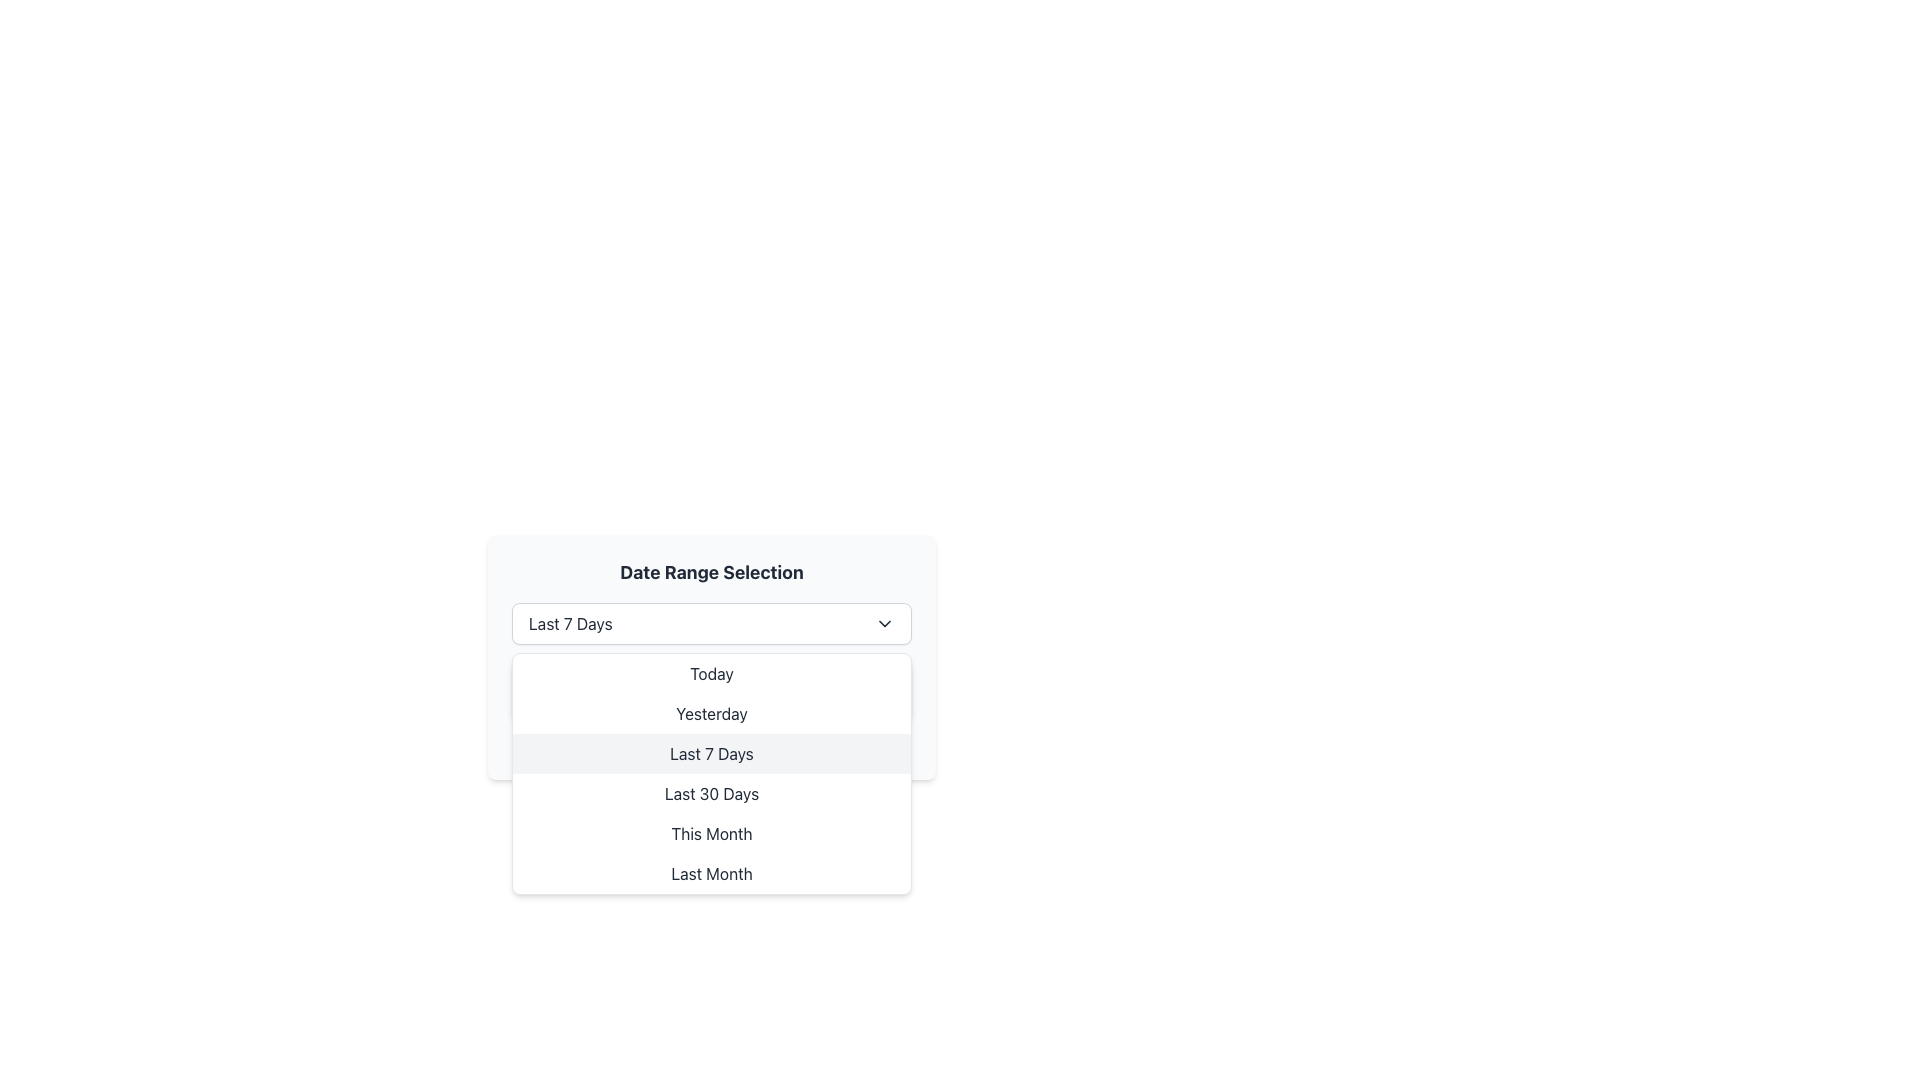 The height and width of the screenshot is (1080, 1920). Describe the element at coordinates (711, 712) in the screenshot. I see `the list item displaying 'Yesterday'` at that location.